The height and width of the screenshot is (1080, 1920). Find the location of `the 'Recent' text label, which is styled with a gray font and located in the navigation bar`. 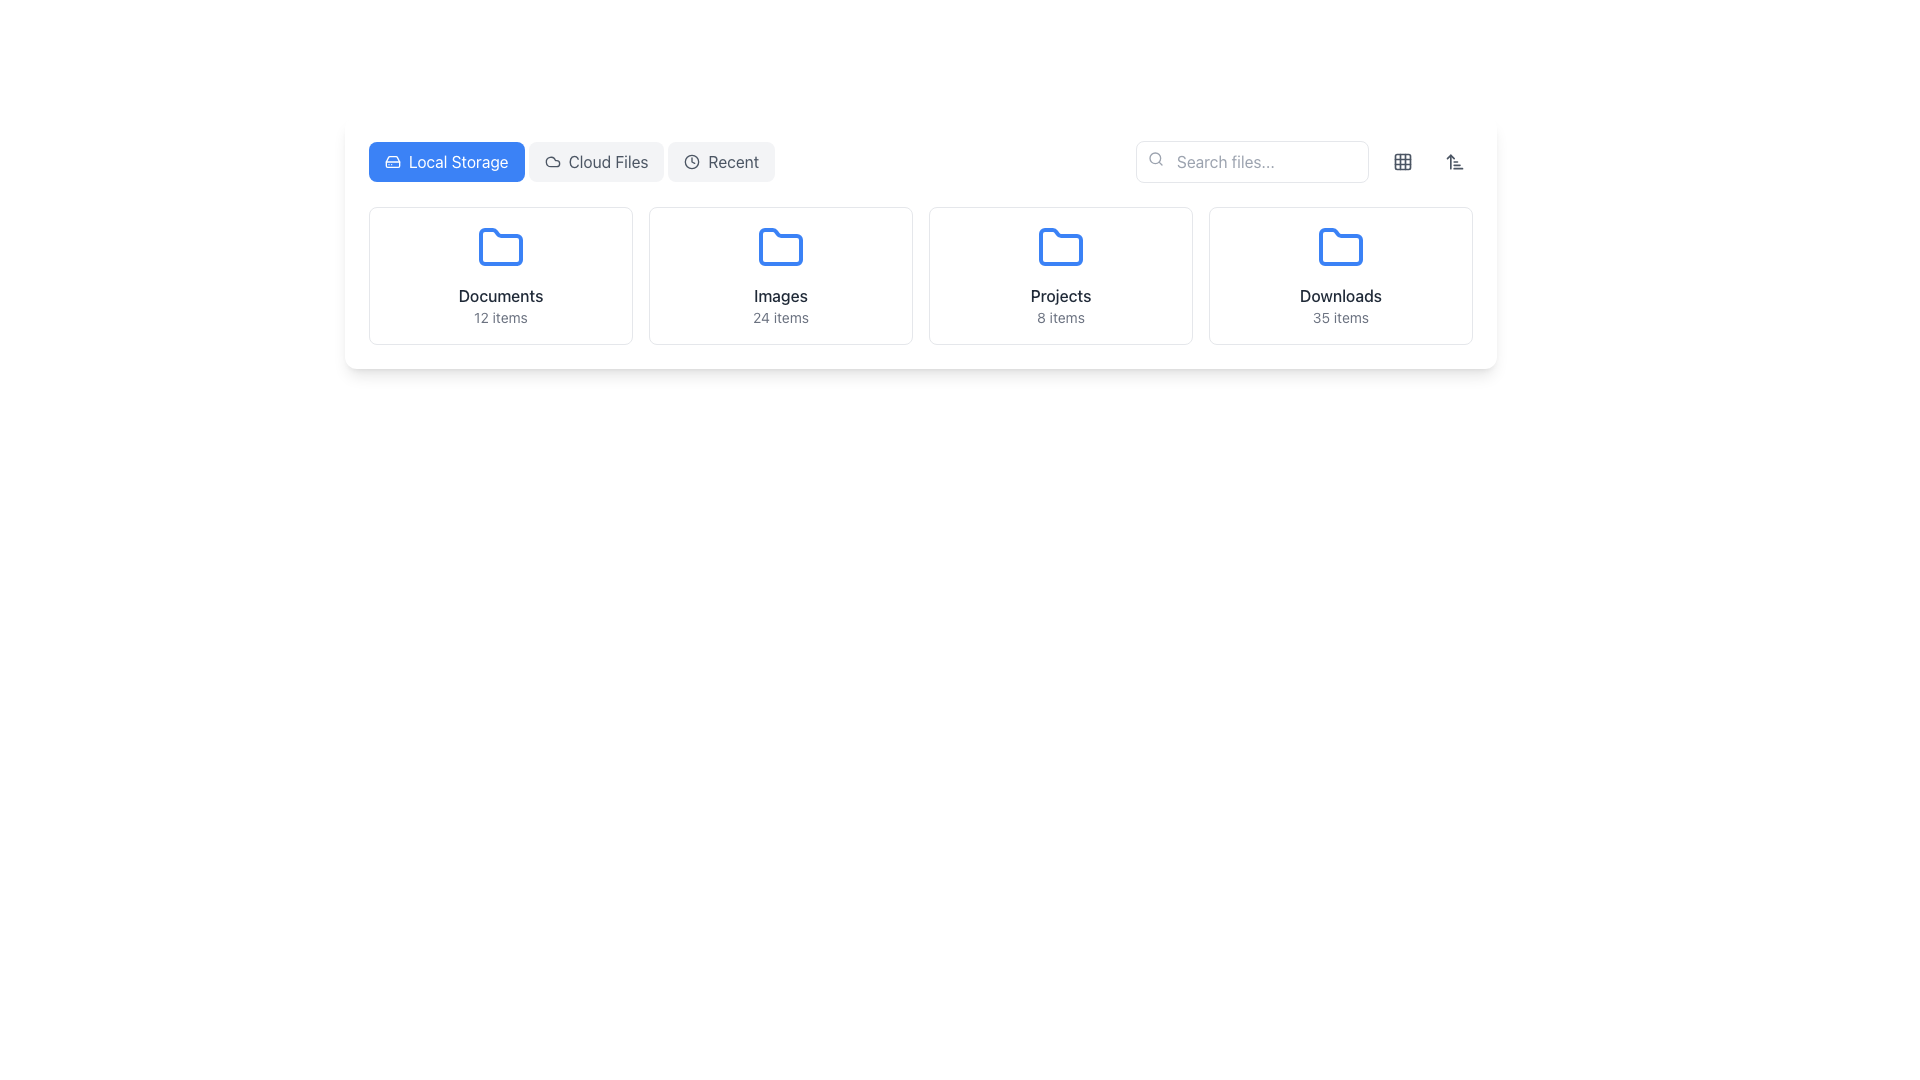

the 'Recent' text label, which is styled with a gray font and located in the navigation bar is located at coordinates (732, 161).